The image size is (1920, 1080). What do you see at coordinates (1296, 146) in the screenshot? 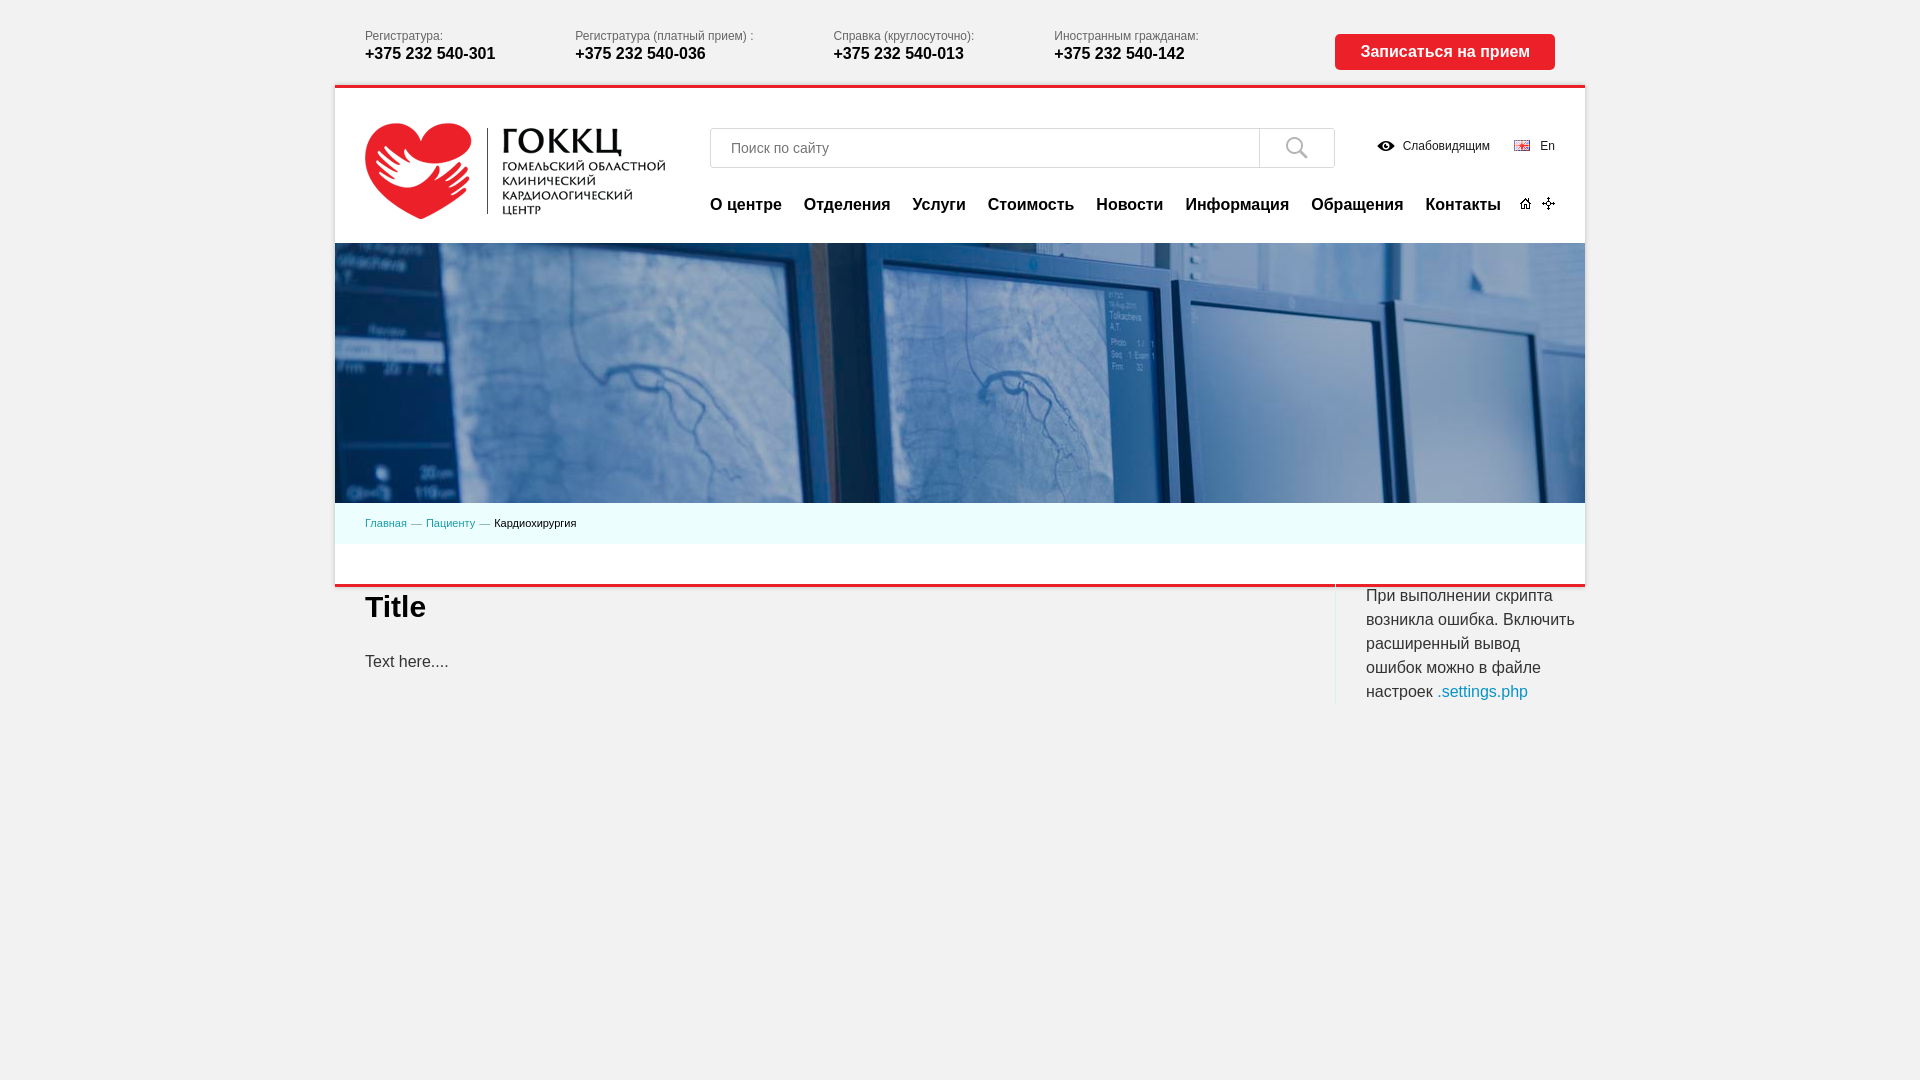
I see `' '` at bounding box center [1296, 146].